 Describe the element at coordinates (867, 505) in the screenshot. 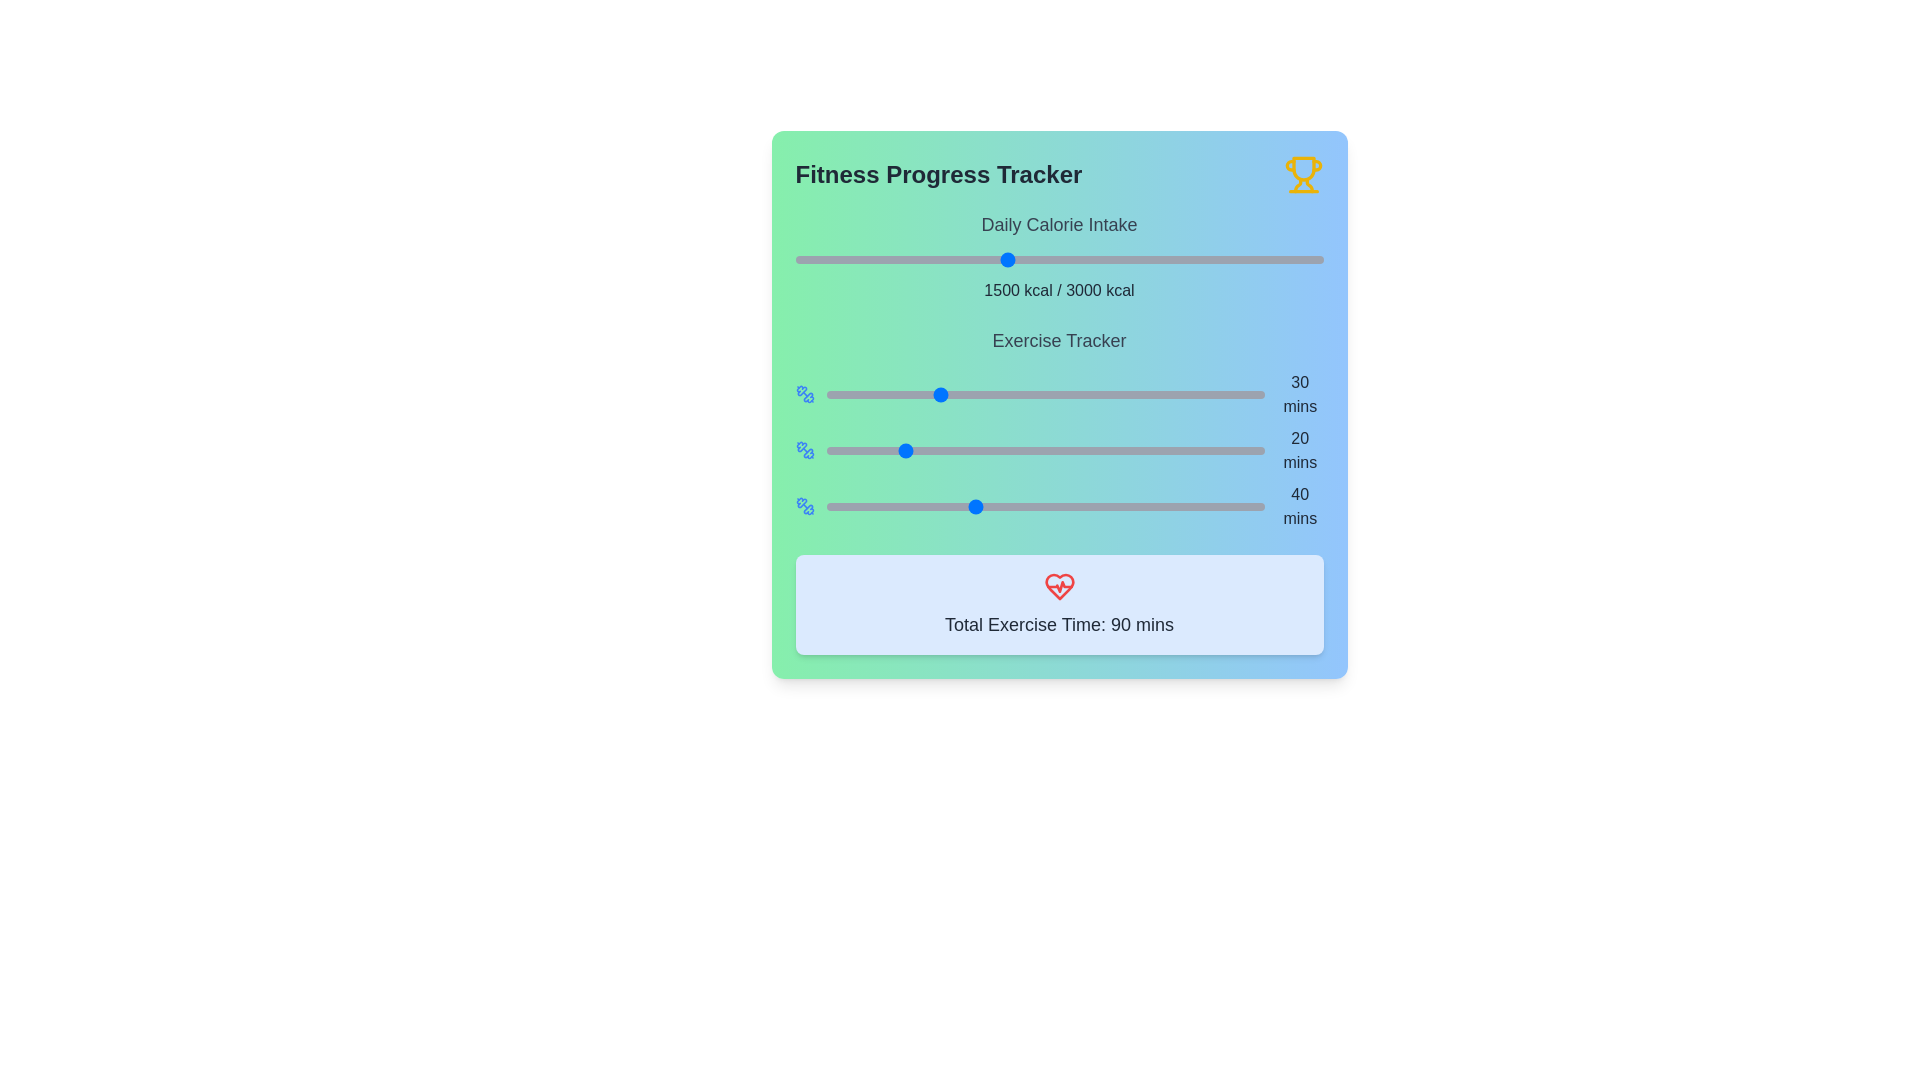

I see `the exercise time` at that location.